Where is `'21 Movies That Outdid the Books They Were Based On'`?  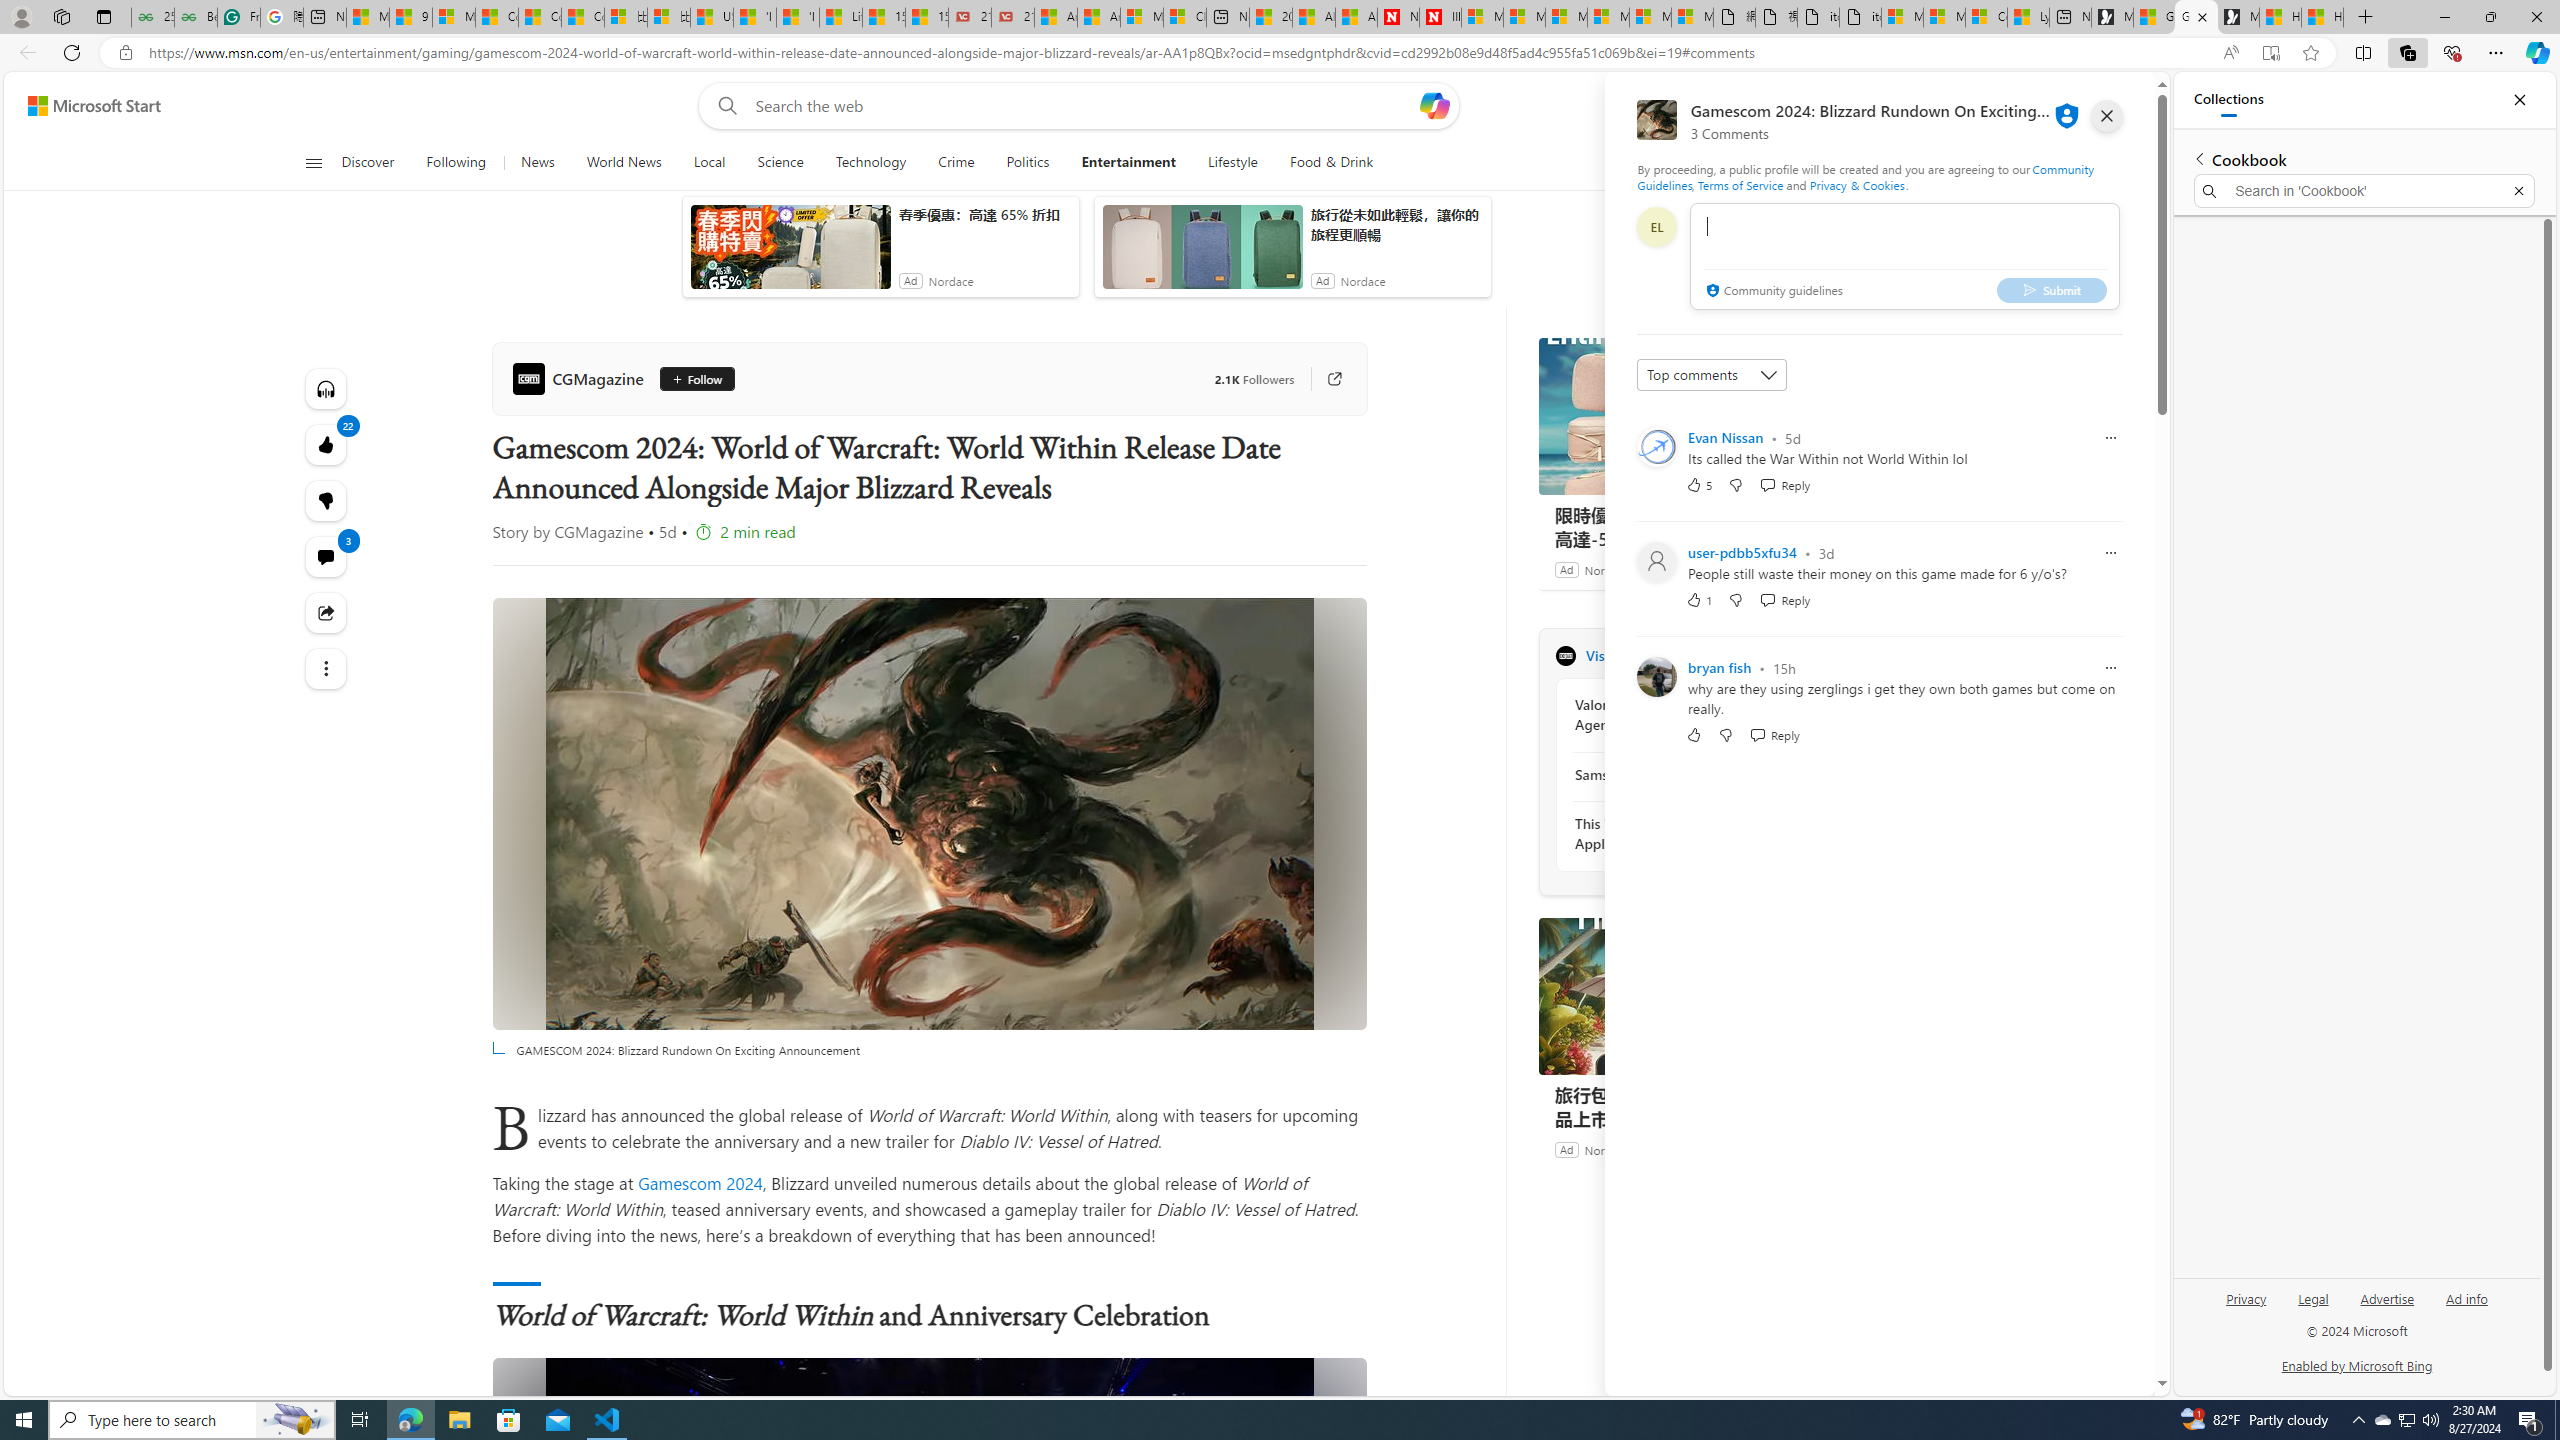
'21 Movies That Outdid the Books They Were Based On' is located at coordinates (1011, 16).